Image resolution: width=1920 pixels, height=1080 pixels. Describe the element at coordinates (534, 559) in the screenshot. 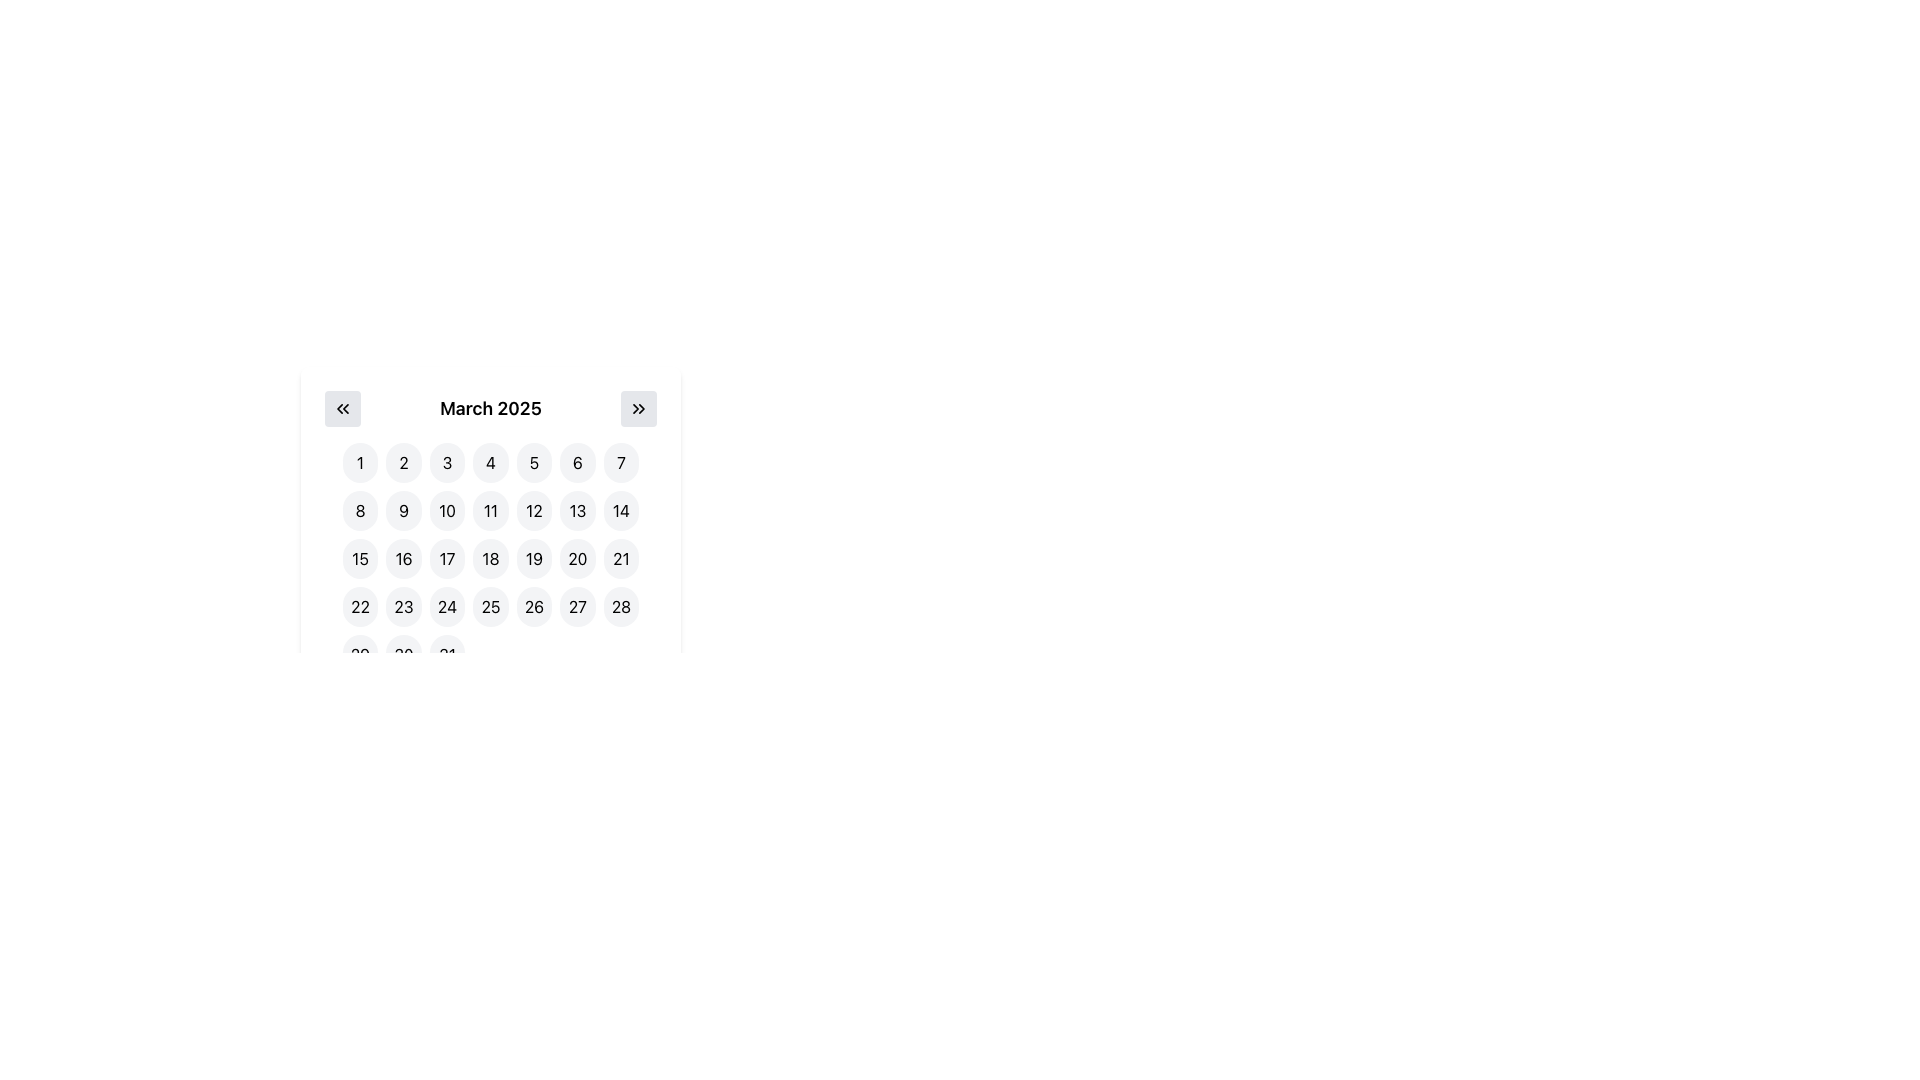

I see `the calendar button representing the 19th day, located` at that location.